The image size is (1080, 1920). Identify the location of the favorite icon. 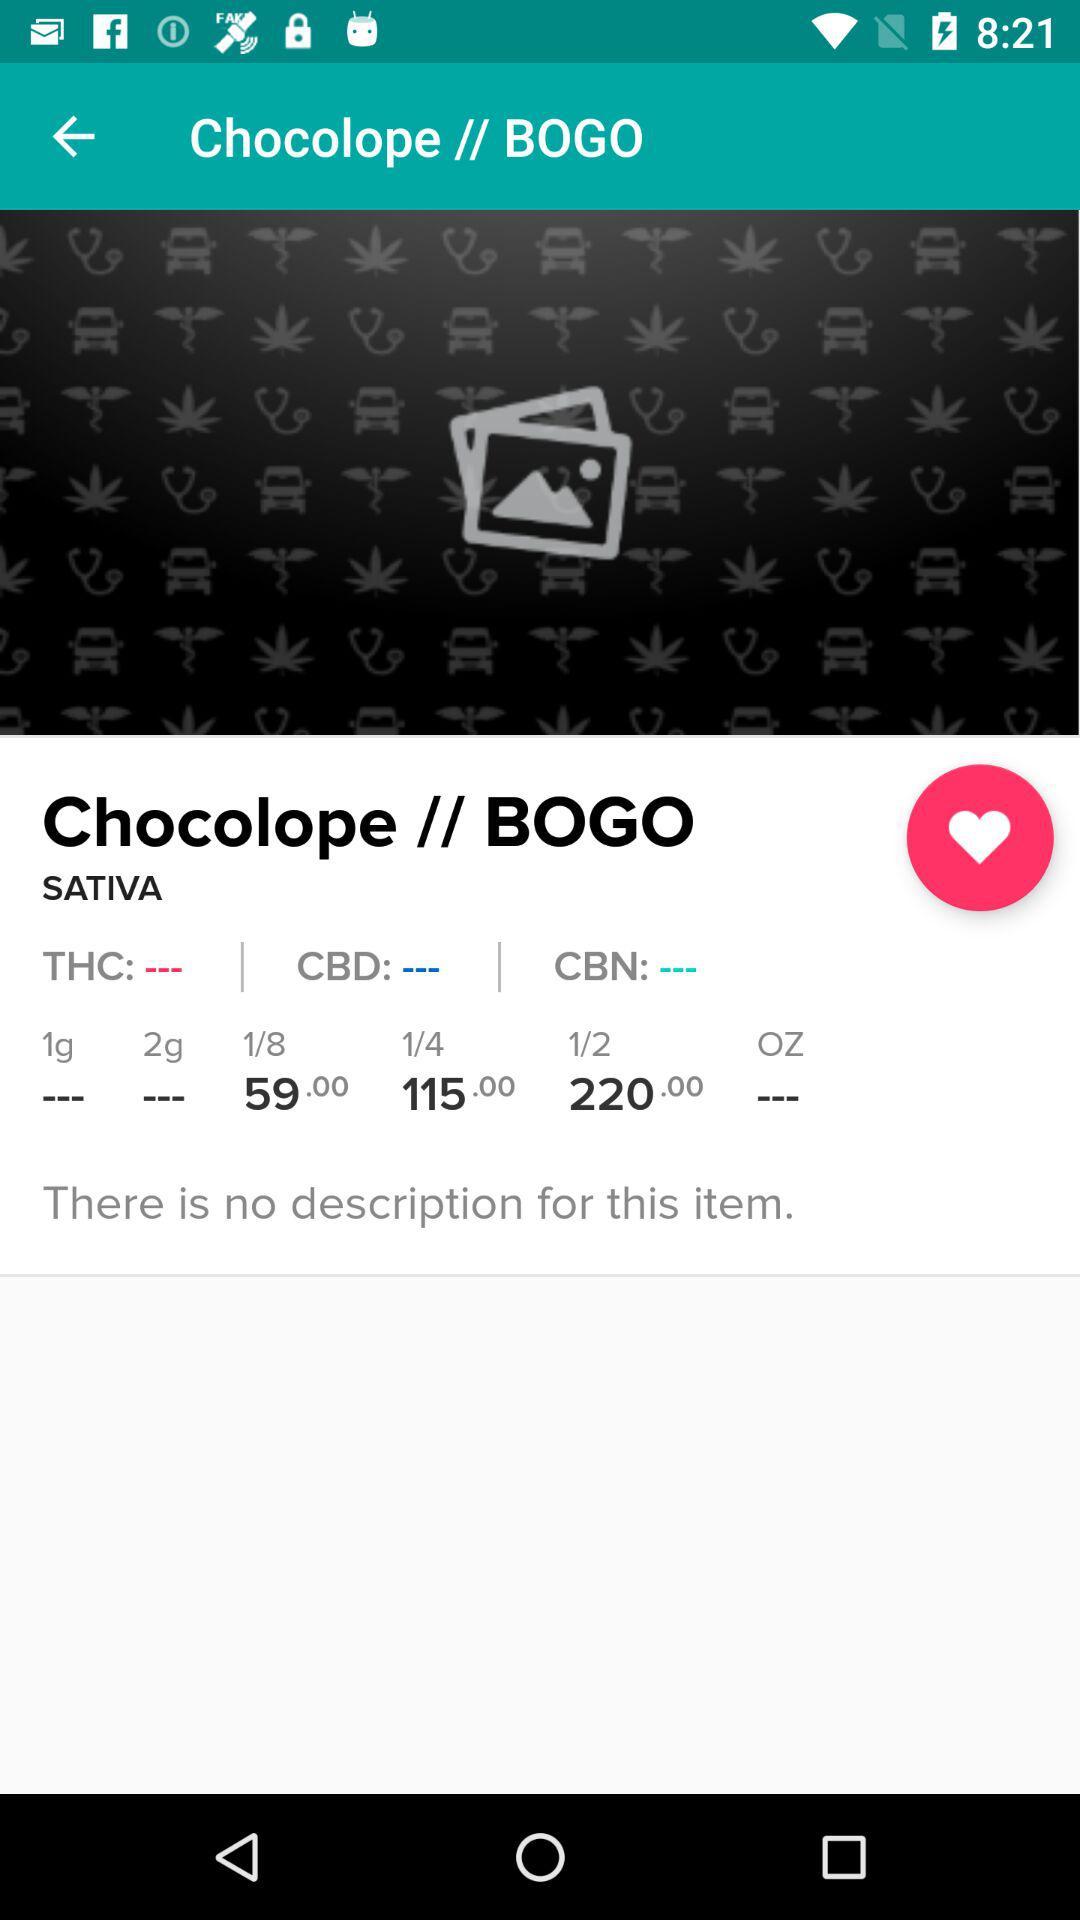
(979, 837).